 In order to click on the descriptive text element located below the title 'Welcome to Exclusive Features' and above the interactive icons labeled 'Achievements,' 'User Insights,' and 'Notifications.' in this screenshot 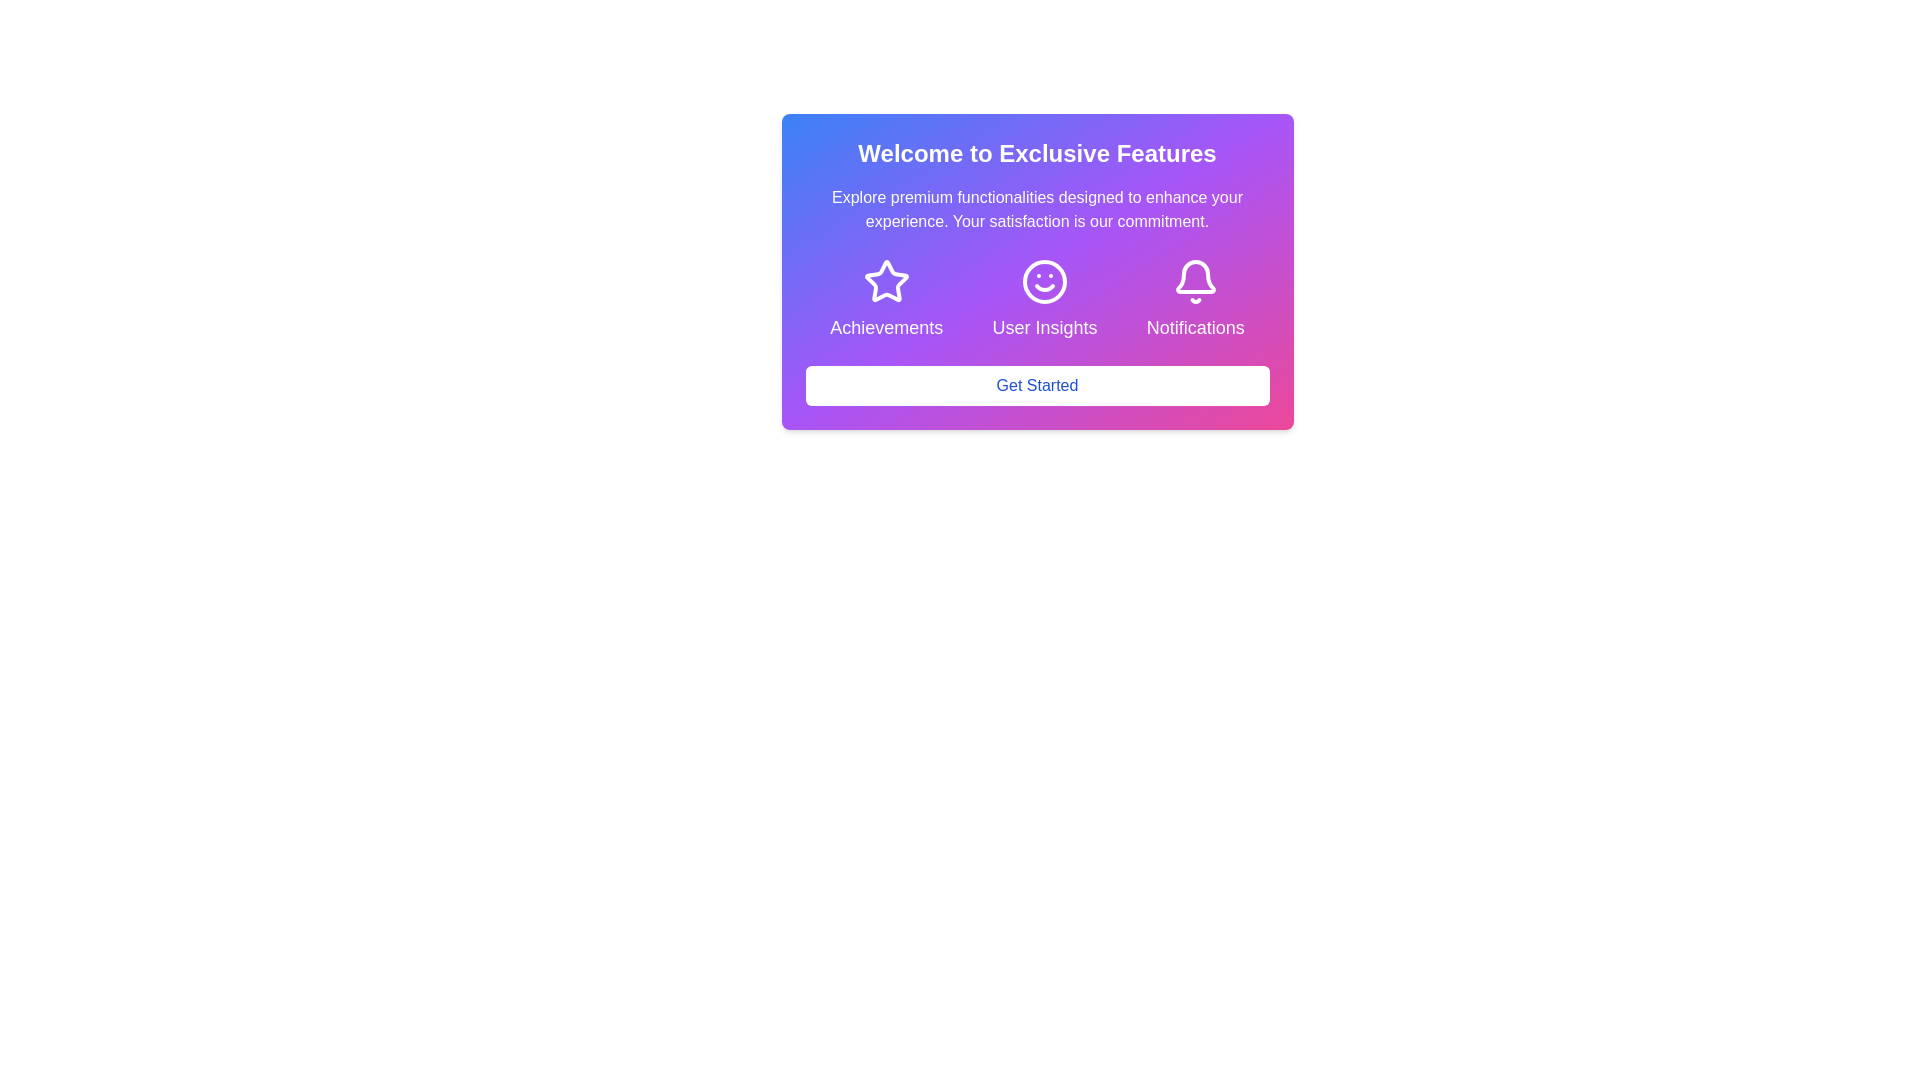, I will do `click(1037, 209)`.